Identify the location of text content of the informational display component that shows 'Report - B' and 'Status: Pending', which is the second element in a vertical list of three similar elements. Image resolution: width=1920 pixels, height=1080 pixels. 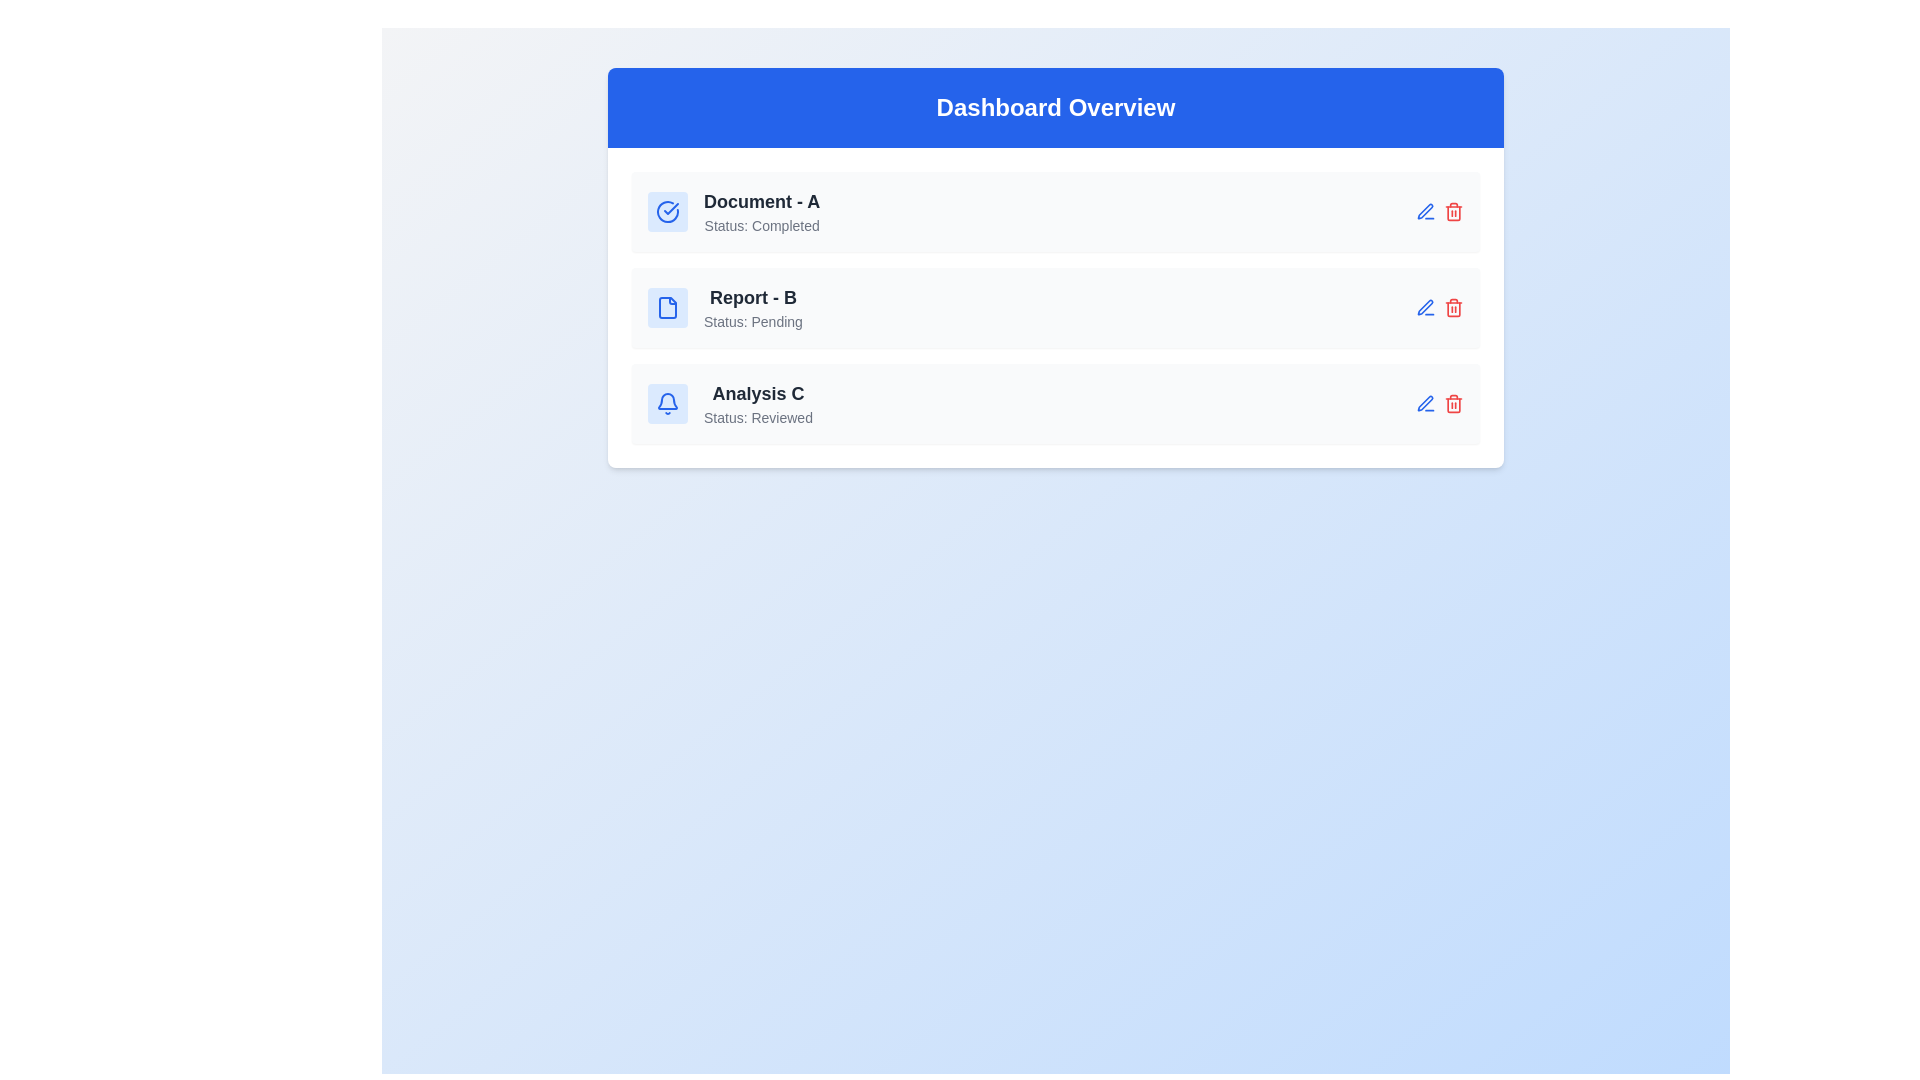
(752, 308).